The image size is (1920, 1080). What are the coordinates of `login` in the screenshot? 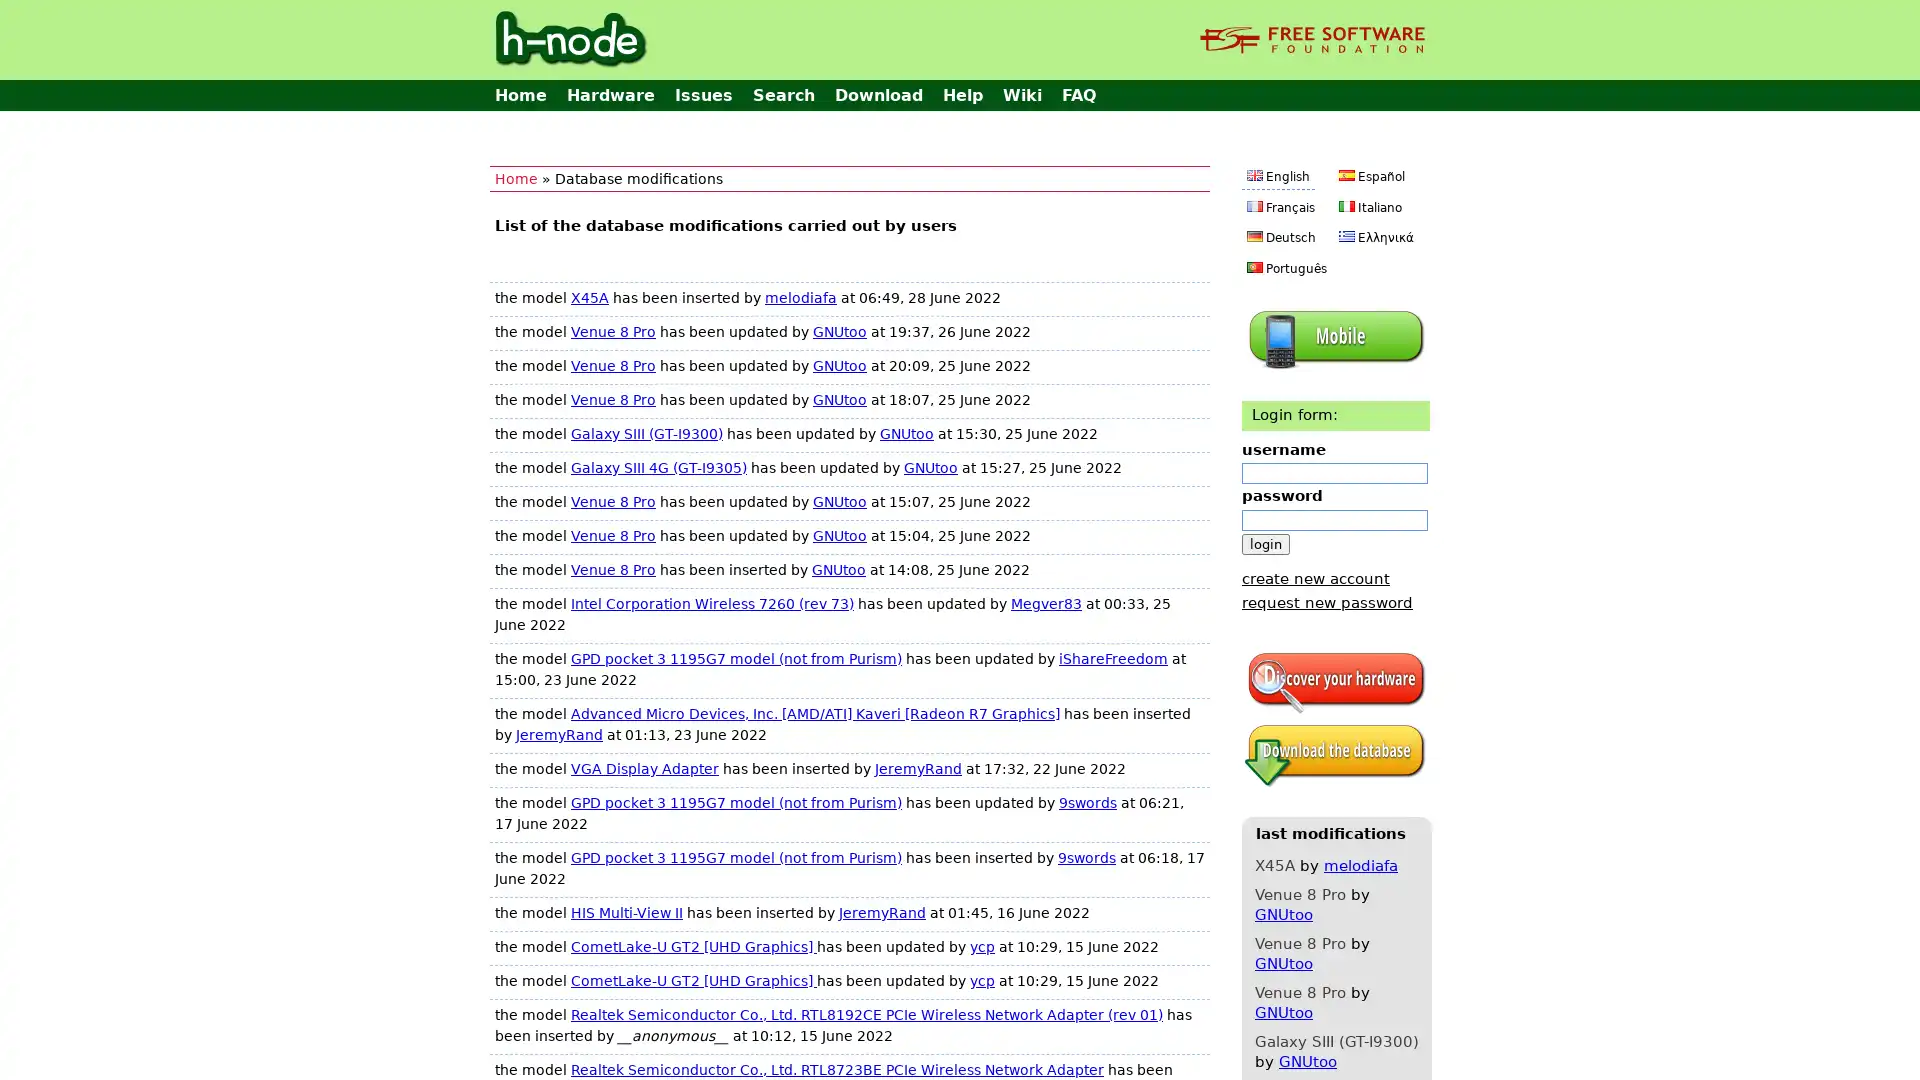 It's located at (1265, 543).